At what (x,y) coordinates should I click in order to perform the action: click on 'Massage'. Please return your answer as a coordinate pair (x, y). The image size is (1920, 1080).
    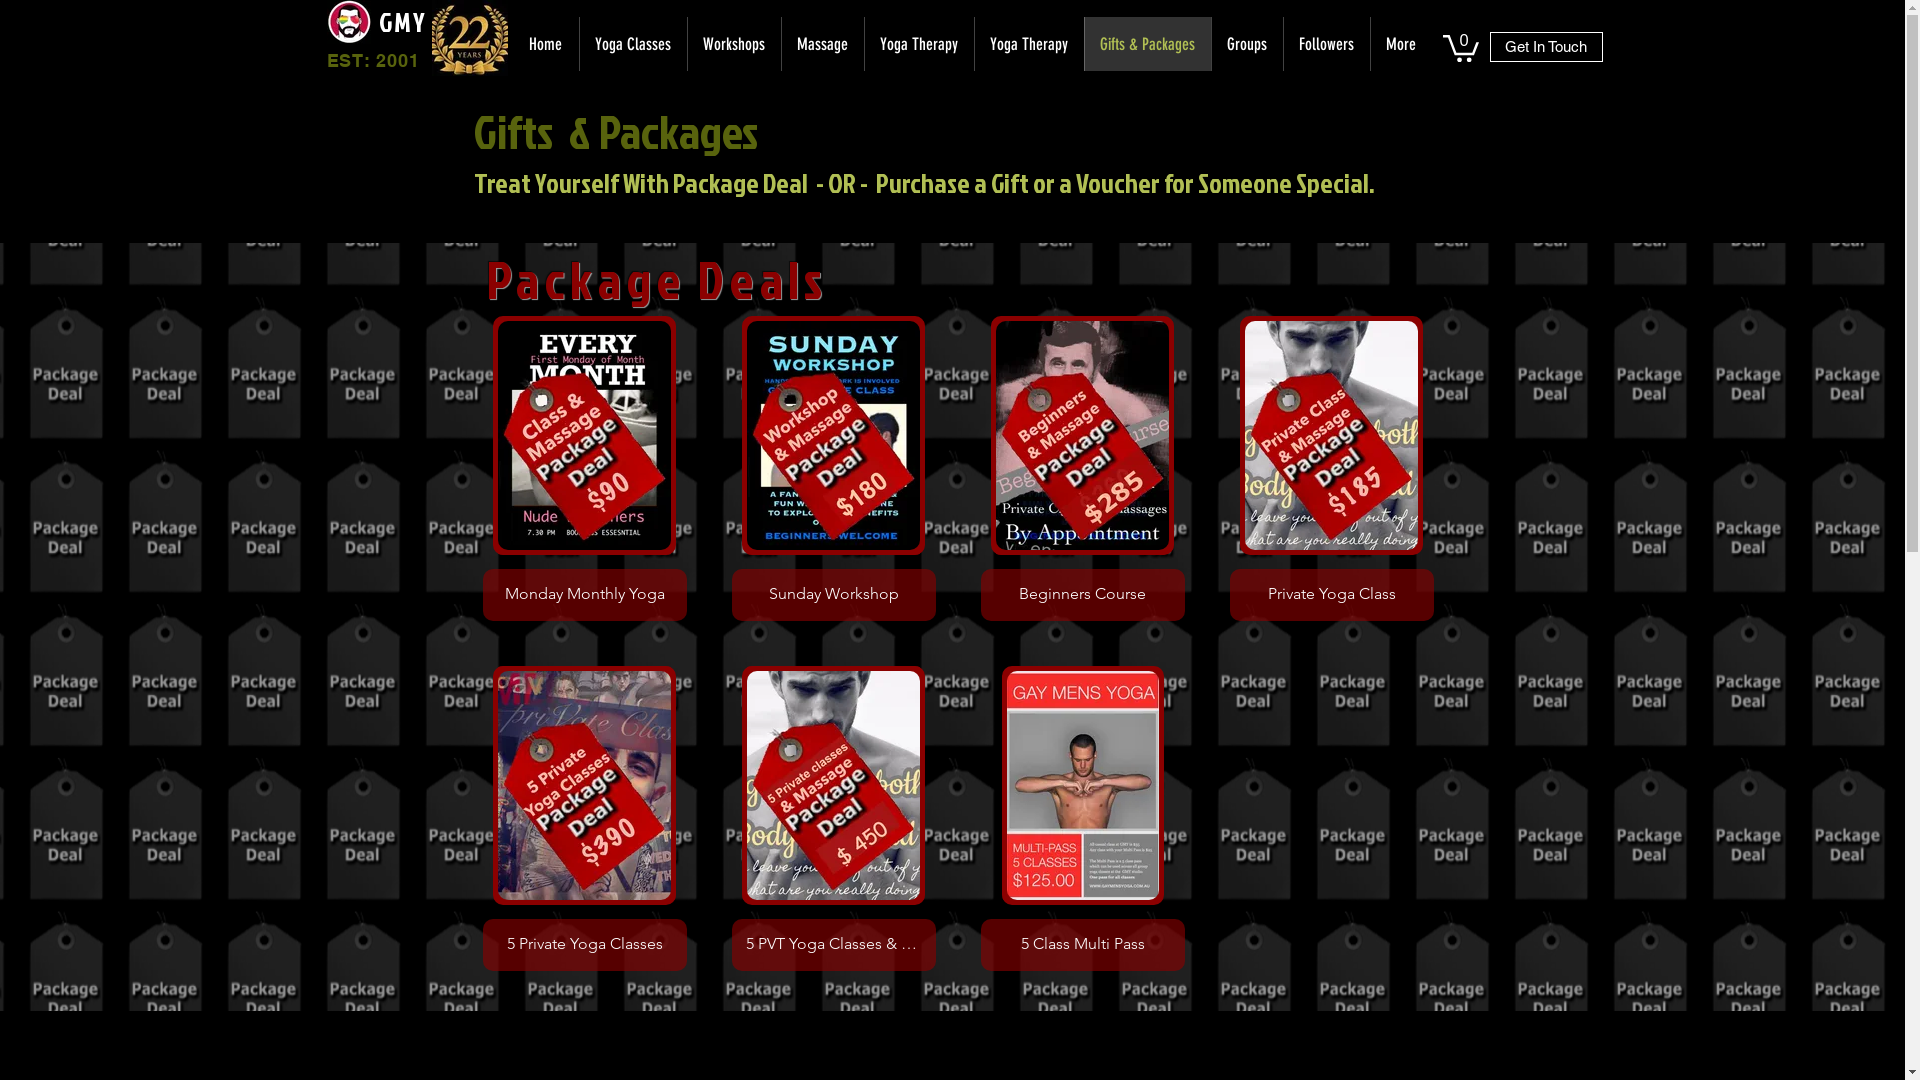
    Looking at the image, I should click on (821, 43).